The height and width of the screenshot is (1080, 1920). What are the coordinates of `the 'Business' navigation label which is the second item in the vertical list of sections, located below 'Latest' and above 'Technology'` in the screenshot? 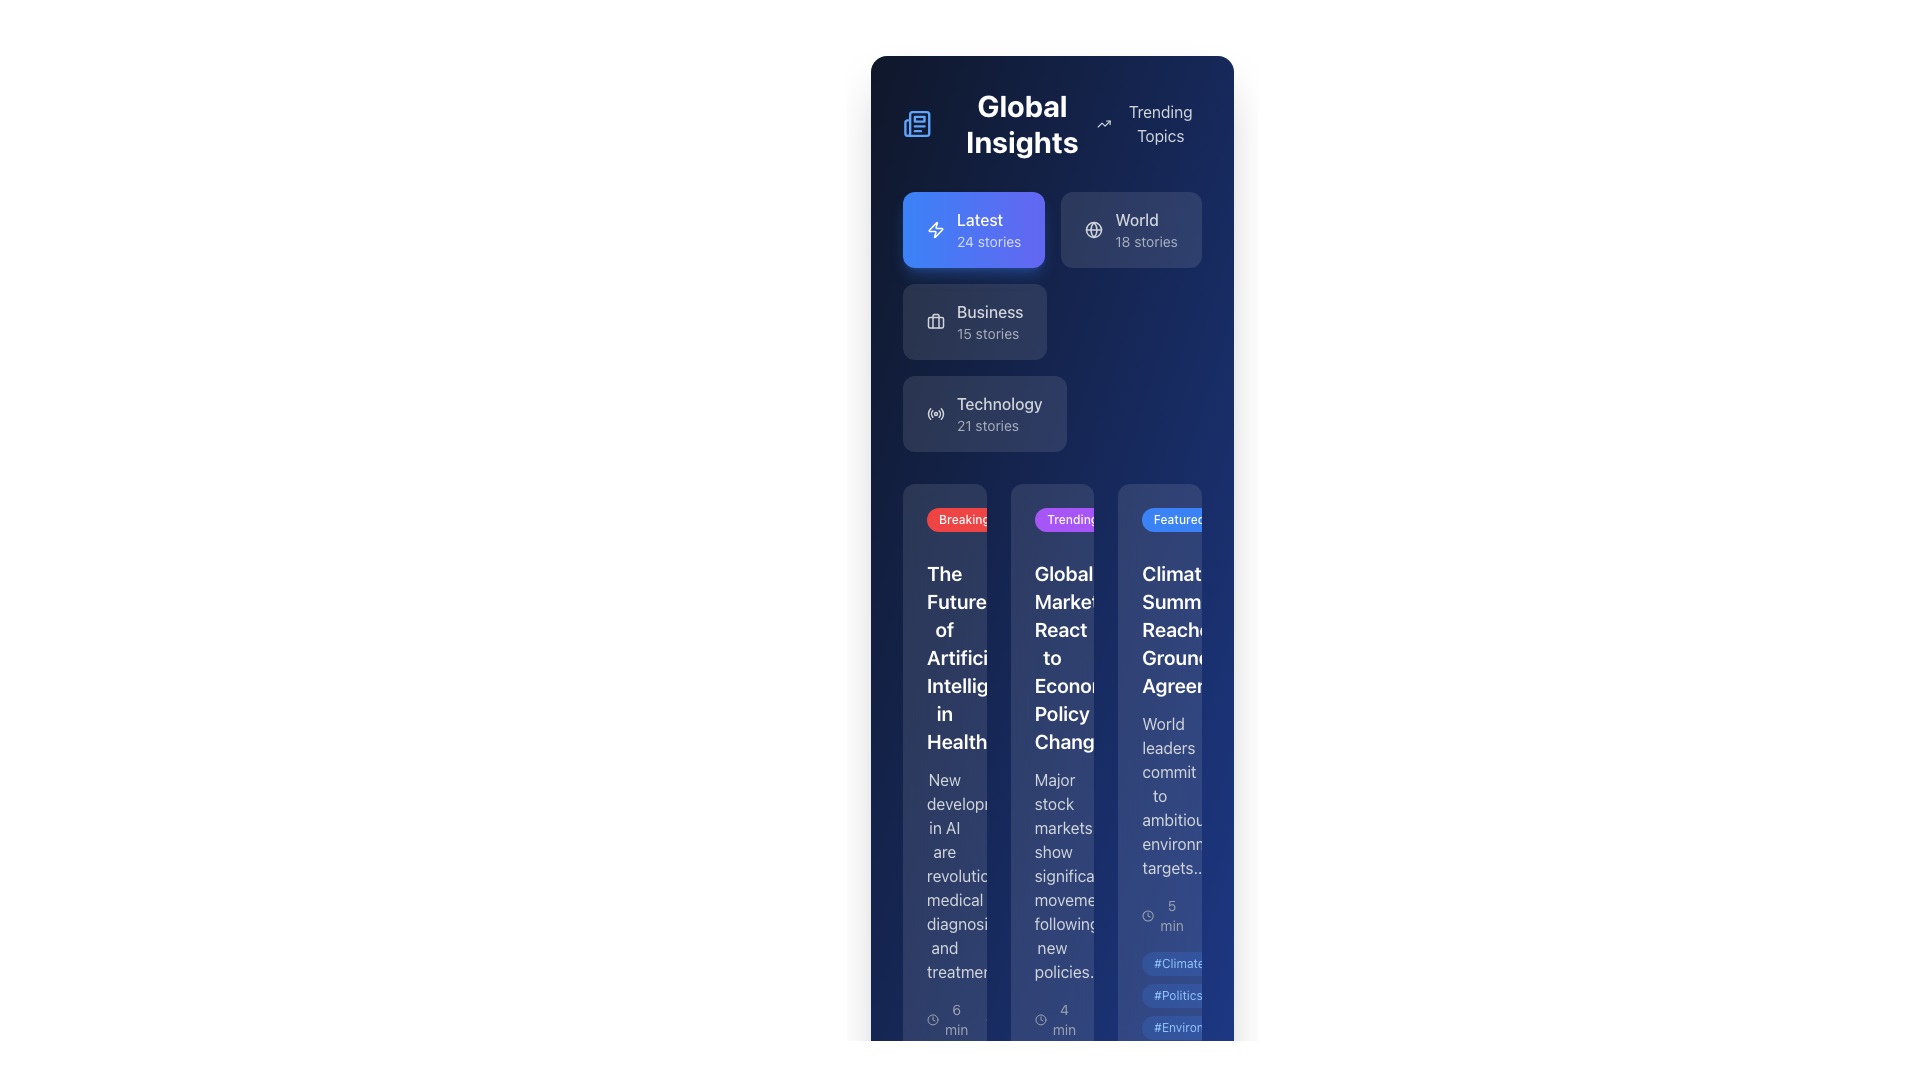 It's located at (990, 320).